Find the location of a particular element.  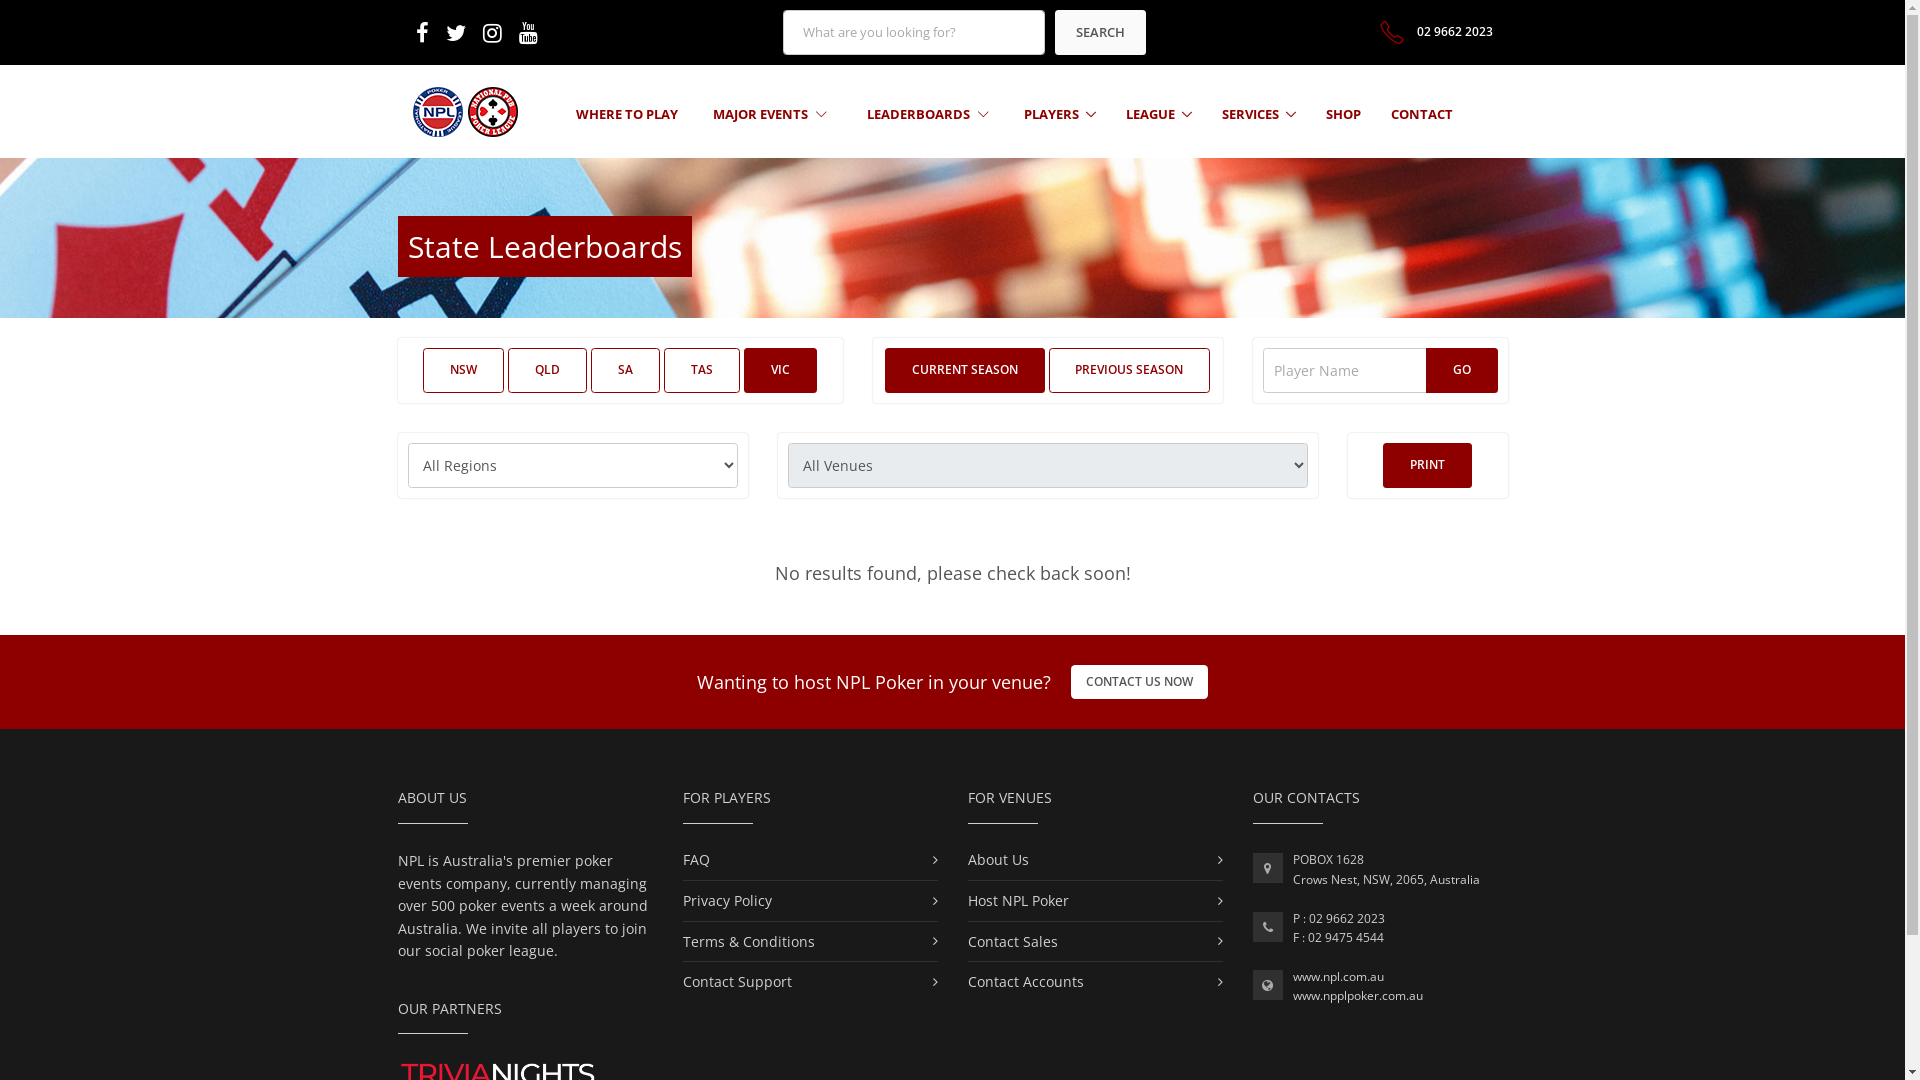

'SHOP' is located at coordinates (1343, 114).